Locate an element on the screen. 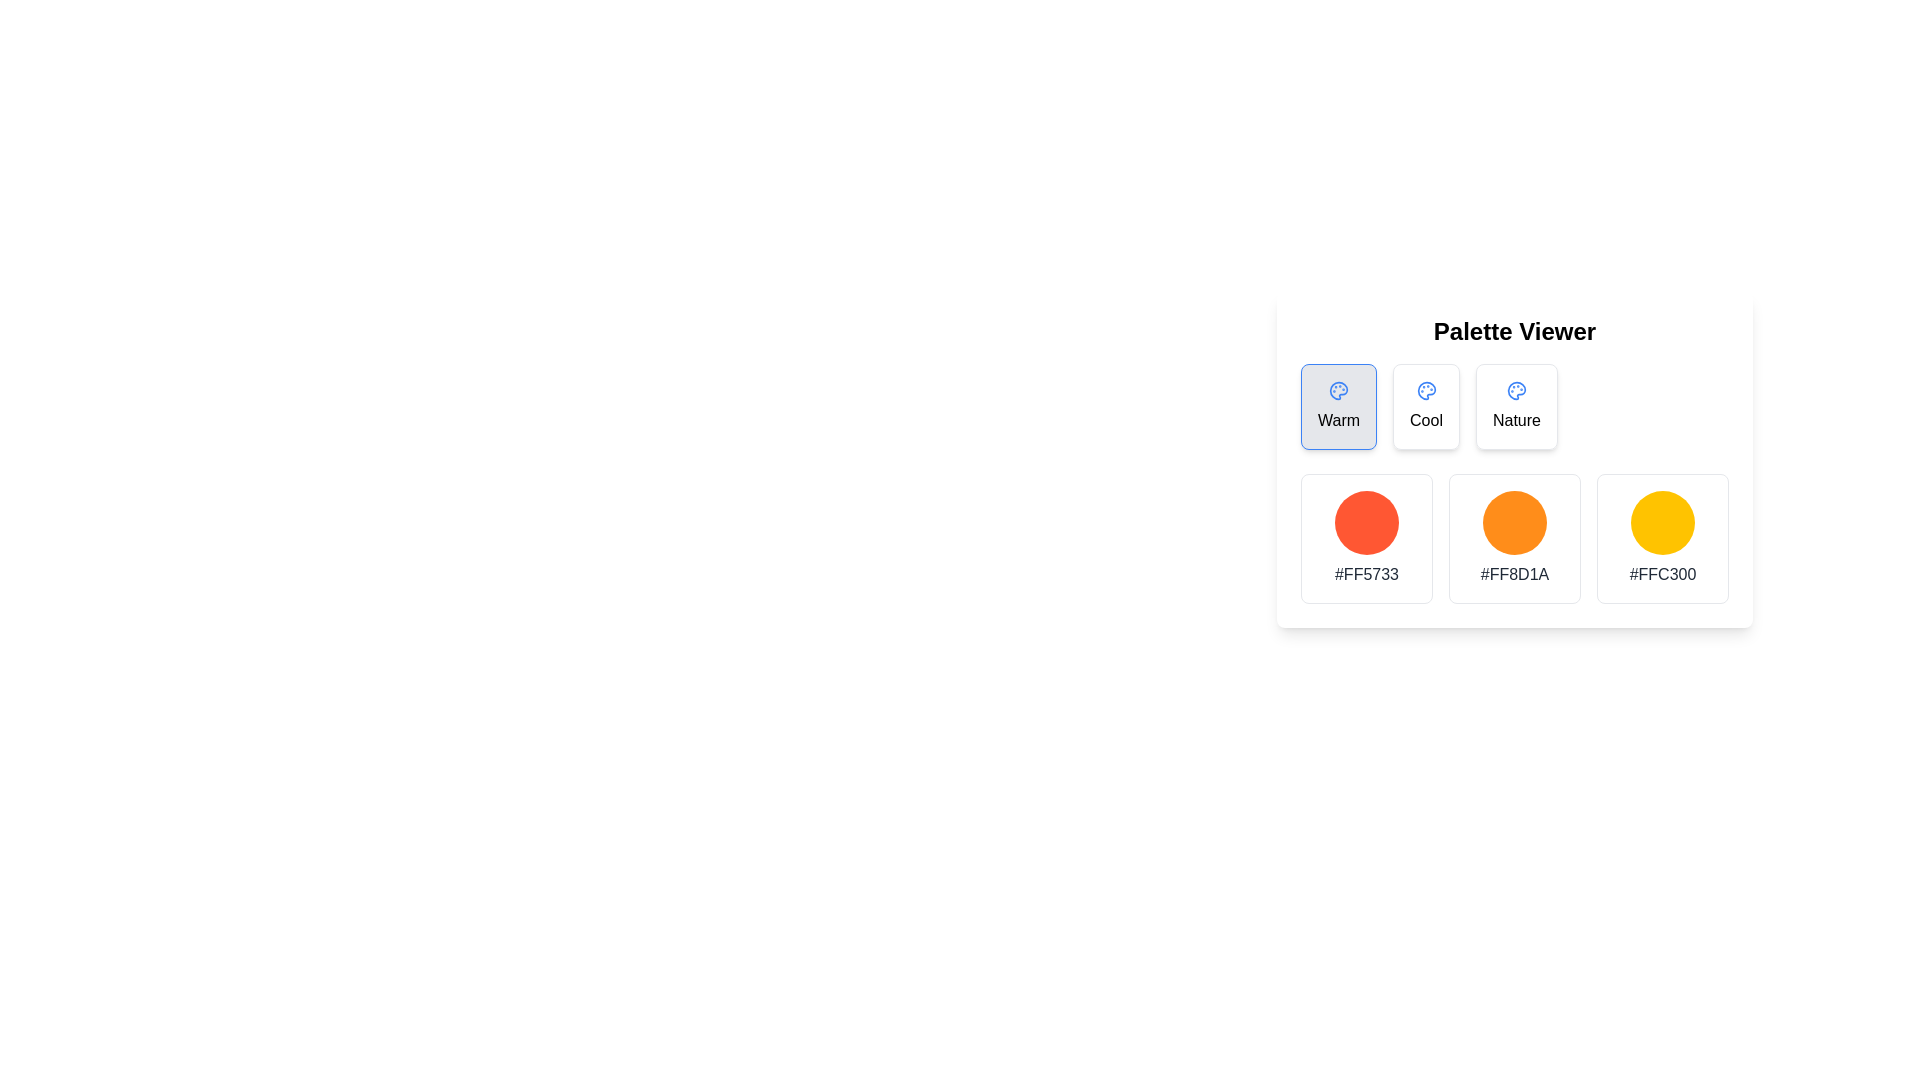 The image size is (1920, 1080). the 'Cool' category selectable button in the Palette Viewer section is located at coordinates (1425, 406).